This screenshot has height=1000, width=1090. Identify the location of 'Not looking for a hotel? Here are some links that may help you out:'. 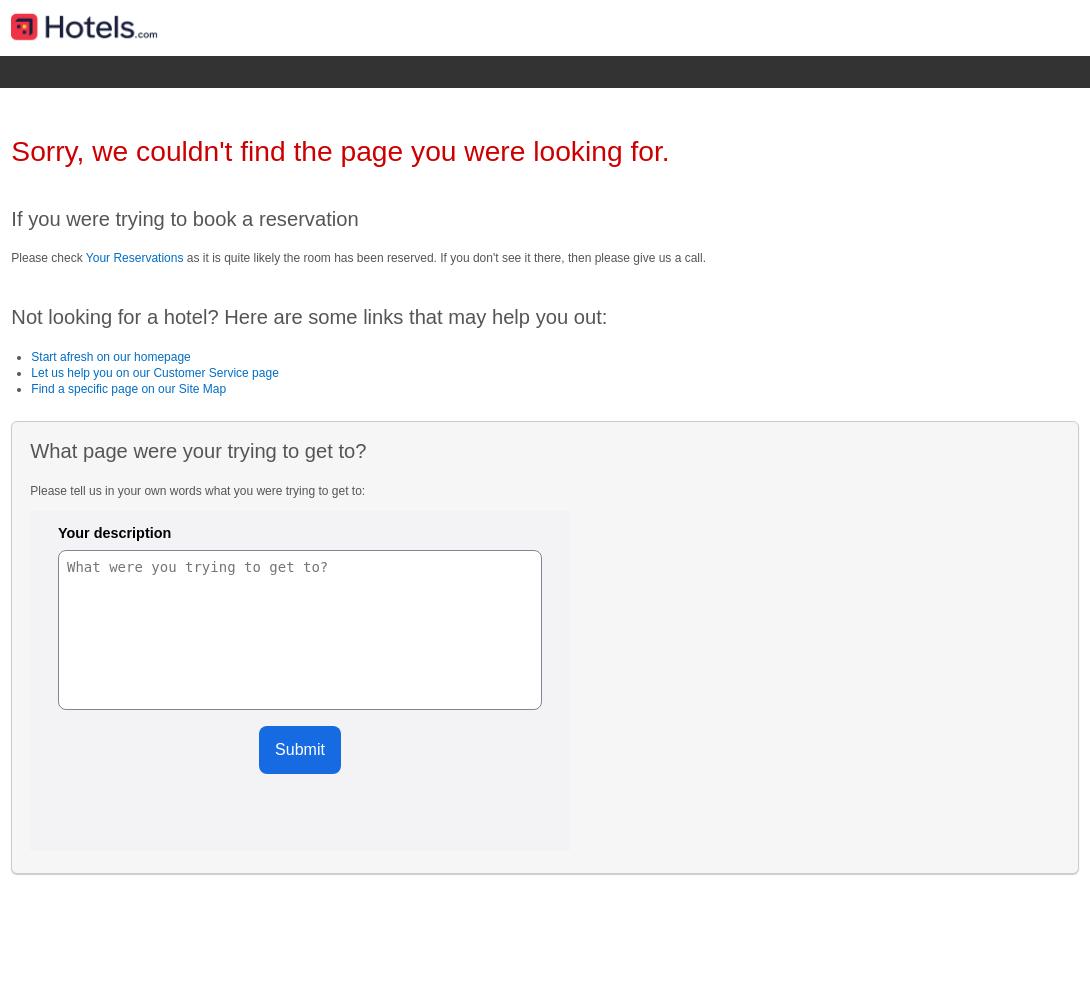
(308, 316).